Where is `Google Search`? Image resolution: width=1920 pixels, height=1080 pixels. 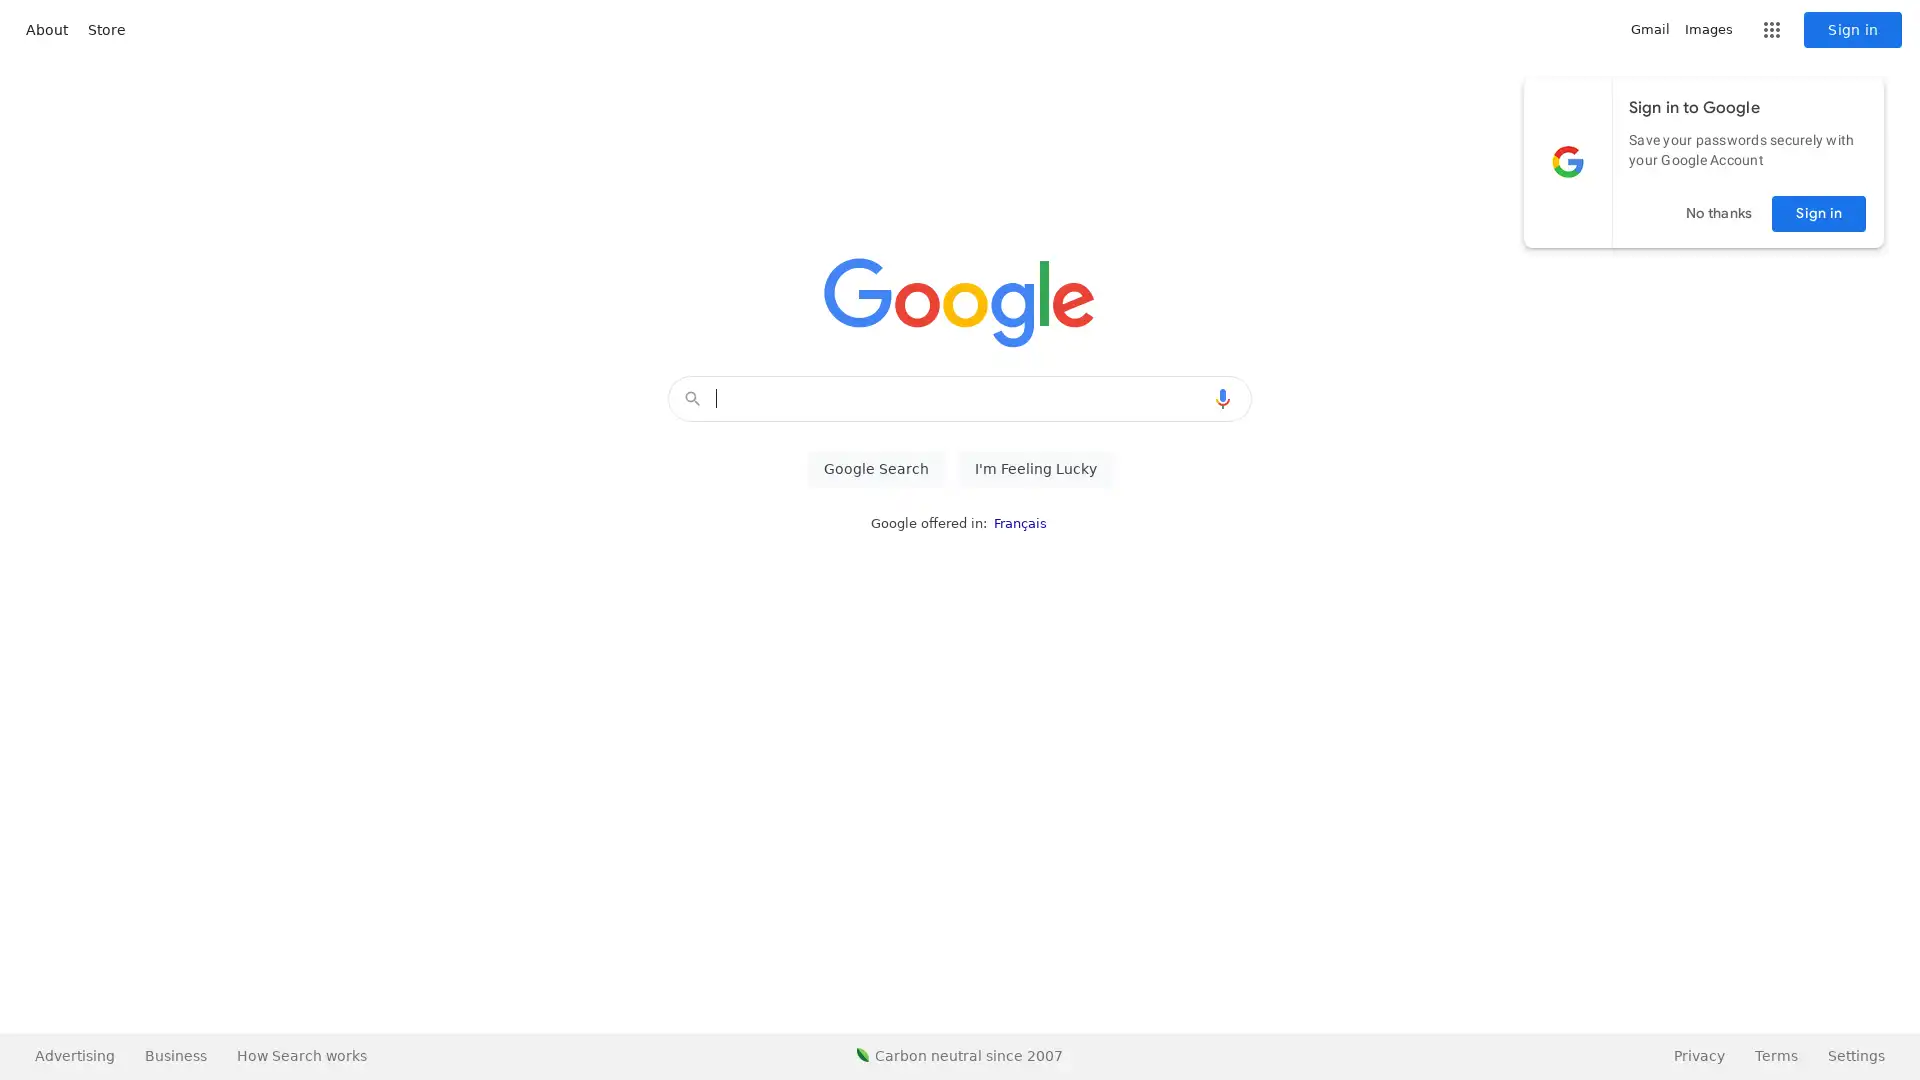
Google Search is located at coordinates (875, 469).